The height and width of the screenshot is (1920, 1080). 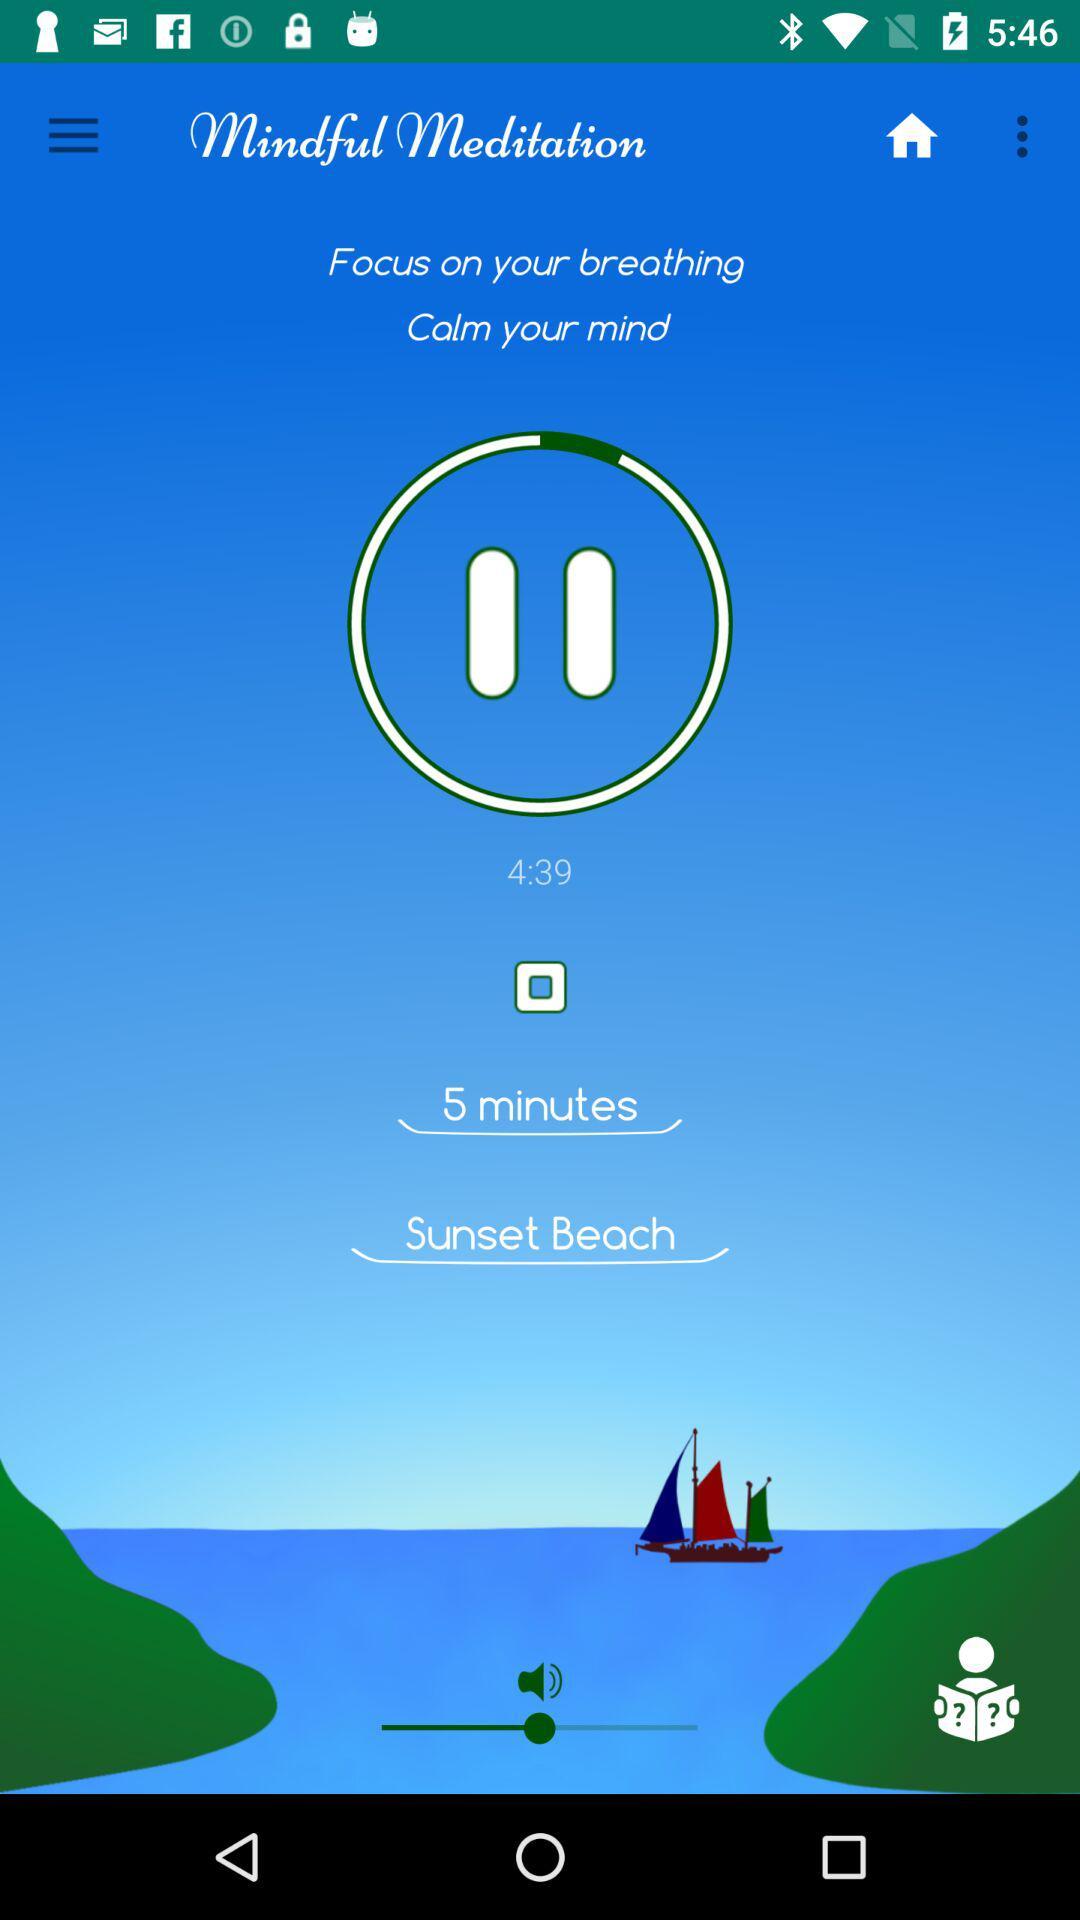 I want to click on stop, so click(x=540, y=987).